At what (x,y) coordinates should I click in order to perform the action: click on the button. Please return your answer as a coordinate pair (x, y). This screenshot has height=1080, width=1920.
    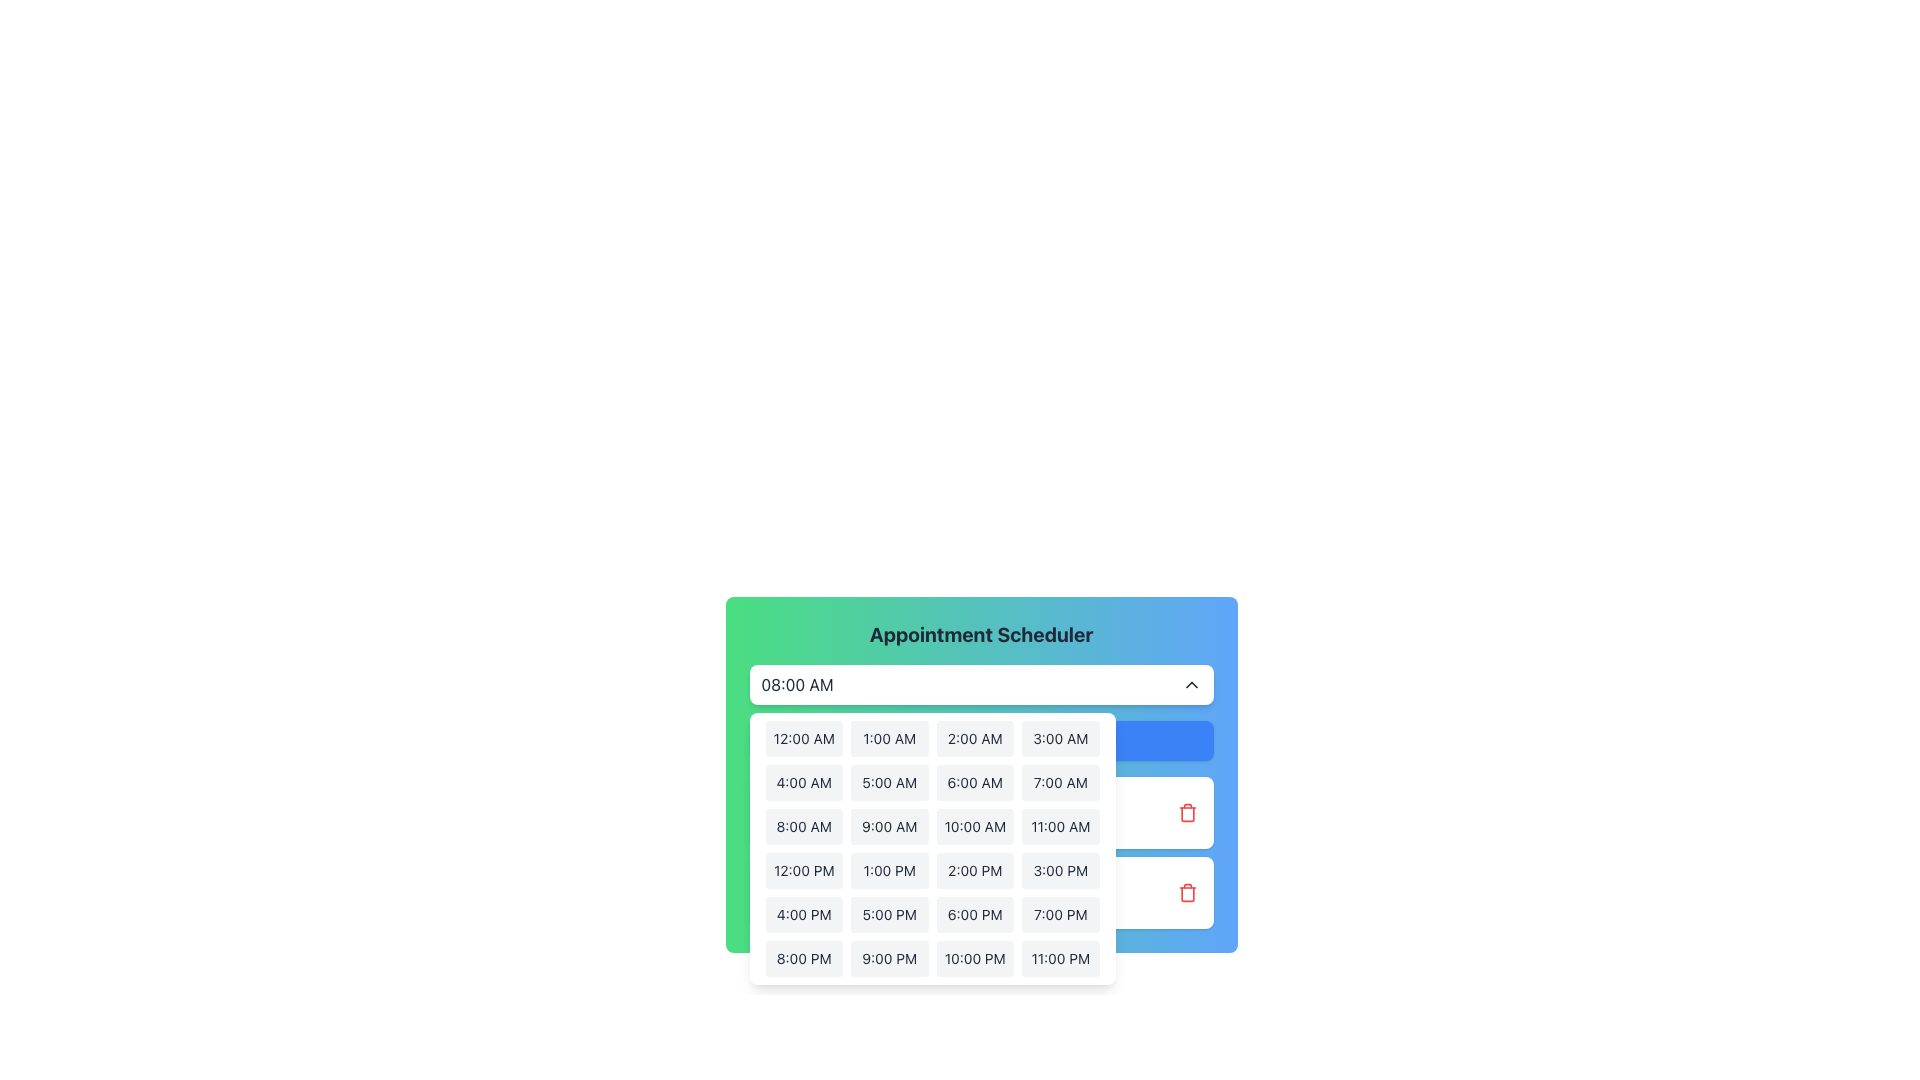
    Looking at the image, I should click on (888, 958).